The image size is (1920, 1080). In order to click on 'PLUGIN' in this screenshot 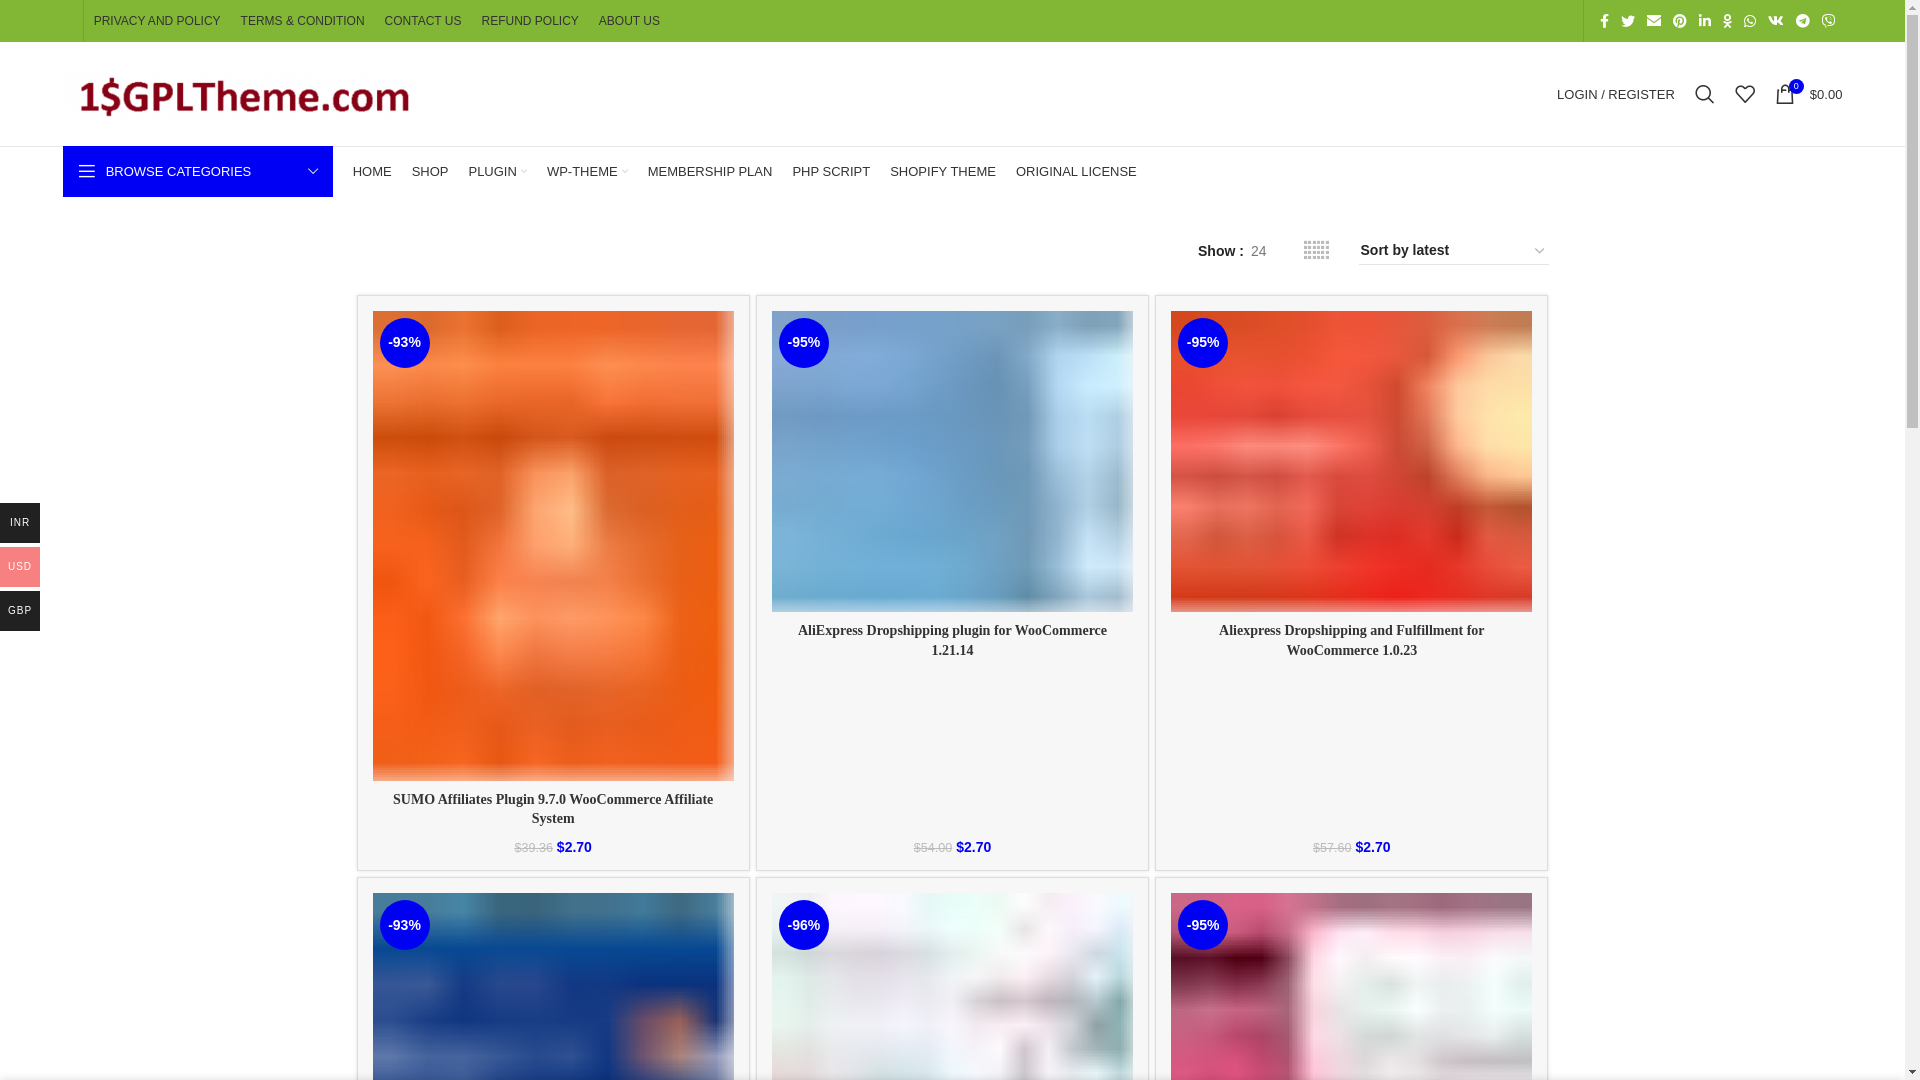, I will do `click(497, 171)`.